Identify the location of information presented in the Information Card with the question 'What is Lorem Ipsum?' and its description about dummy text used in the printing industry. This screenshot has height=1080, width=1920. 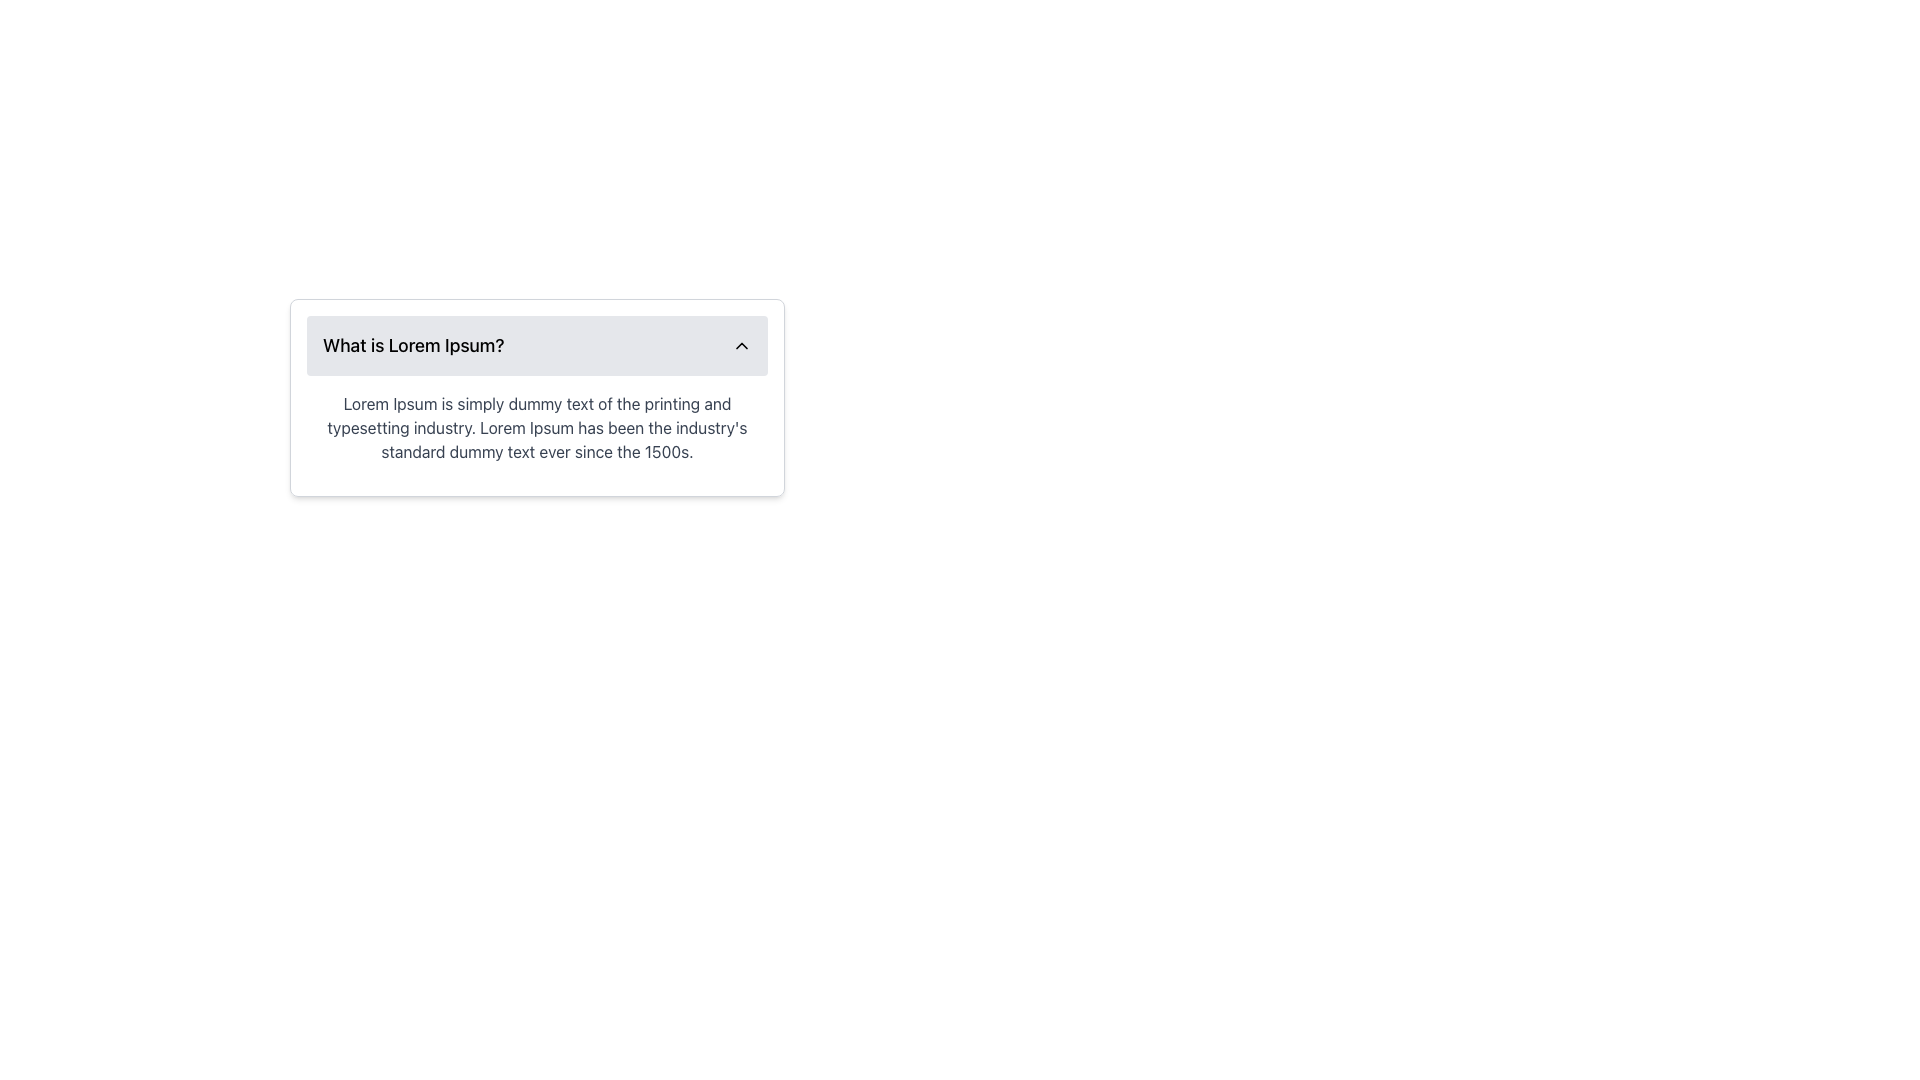
(537, 397).